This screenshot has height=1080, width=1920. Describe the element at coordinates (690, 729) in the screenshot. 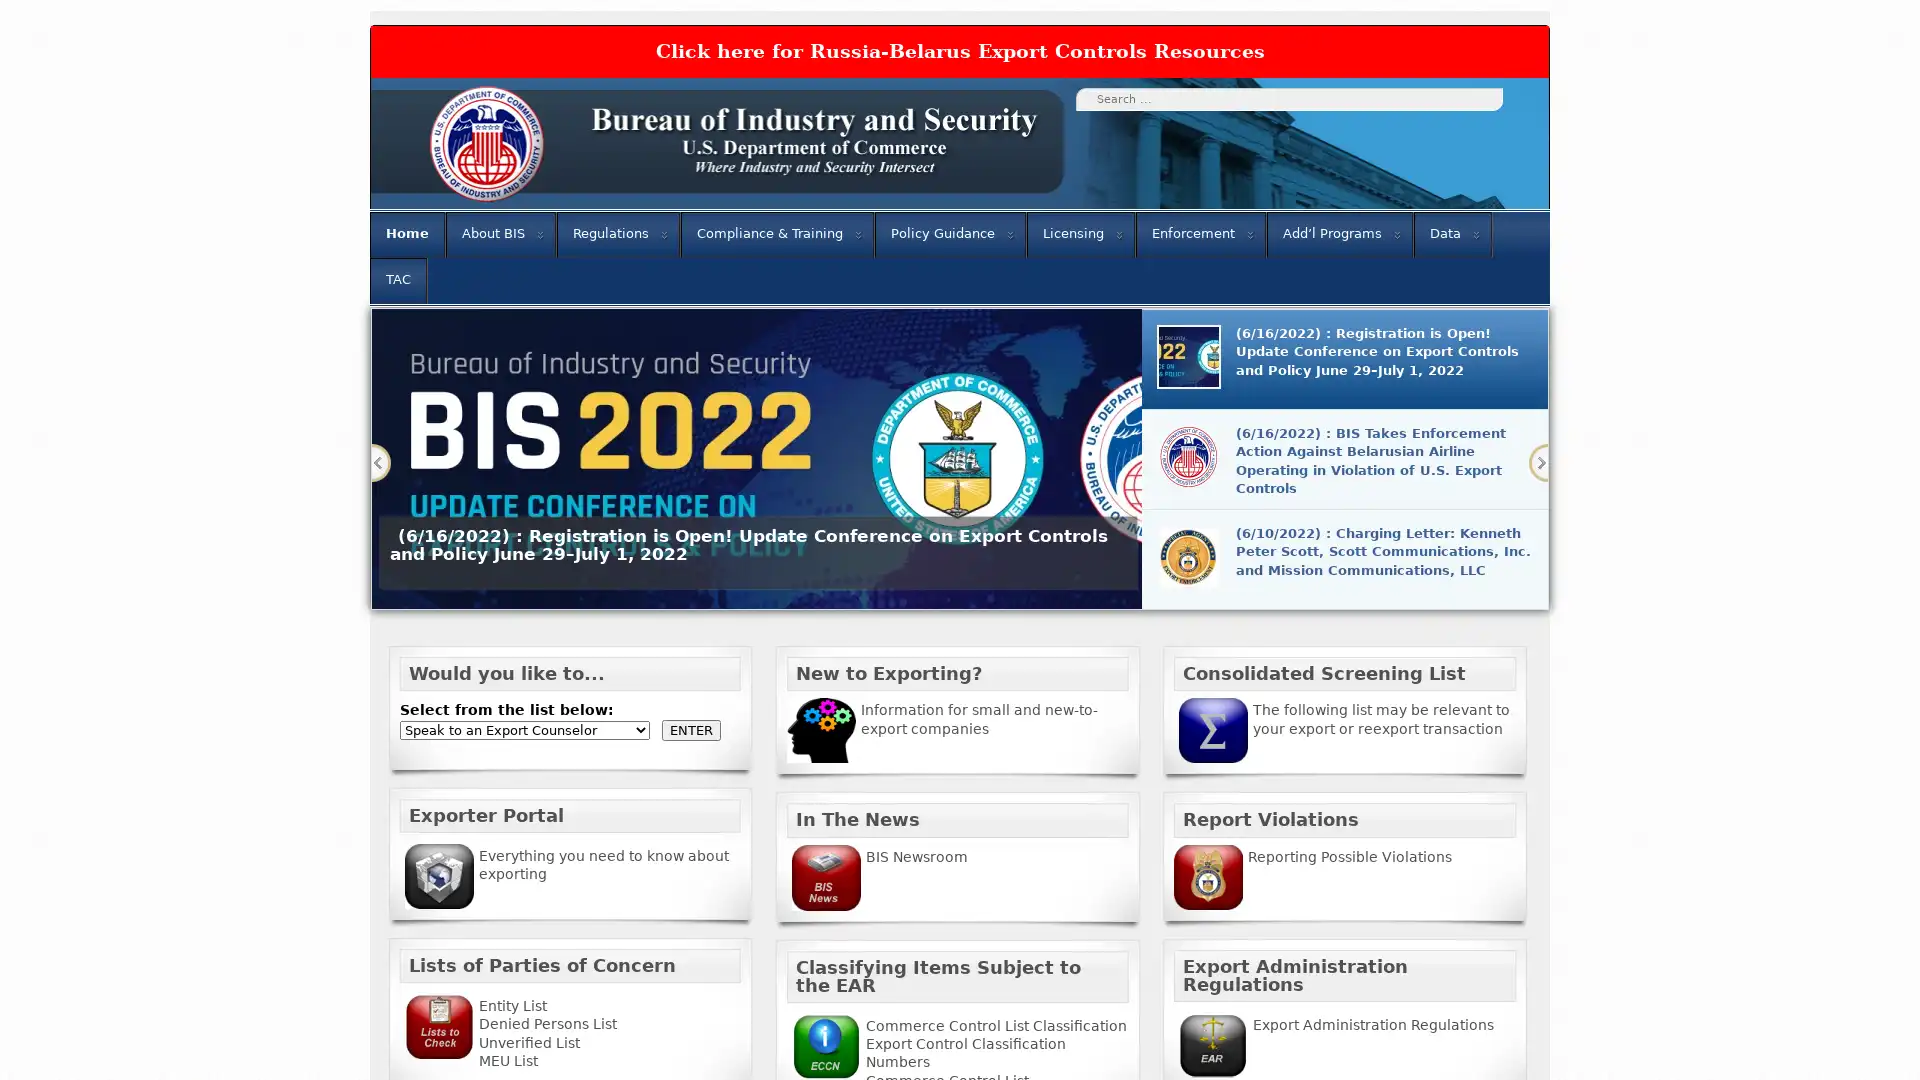

I see `ENTER` at that location.